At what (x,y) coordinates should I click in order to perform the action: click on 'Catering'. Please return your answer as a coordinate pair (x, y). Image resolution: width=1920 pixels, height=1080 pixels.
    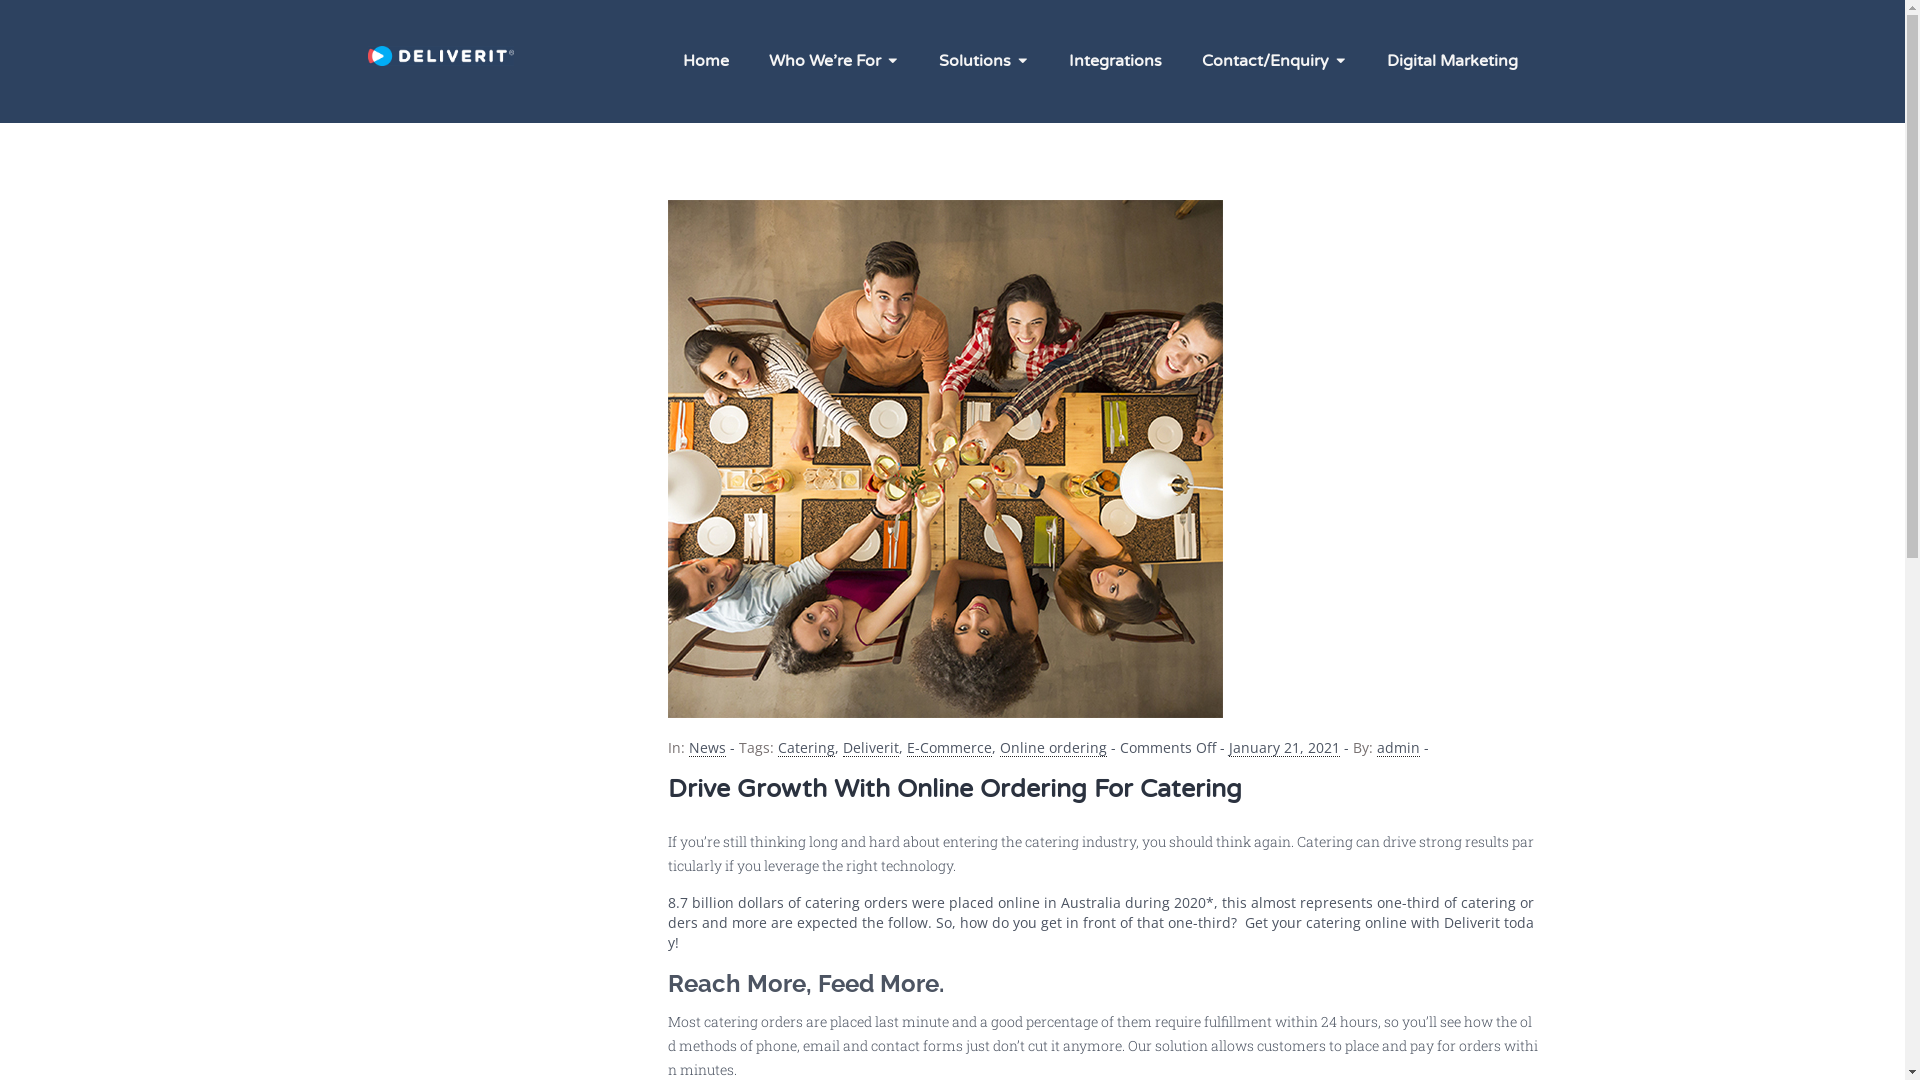
    Looking at the image, I should click on (806, 748).